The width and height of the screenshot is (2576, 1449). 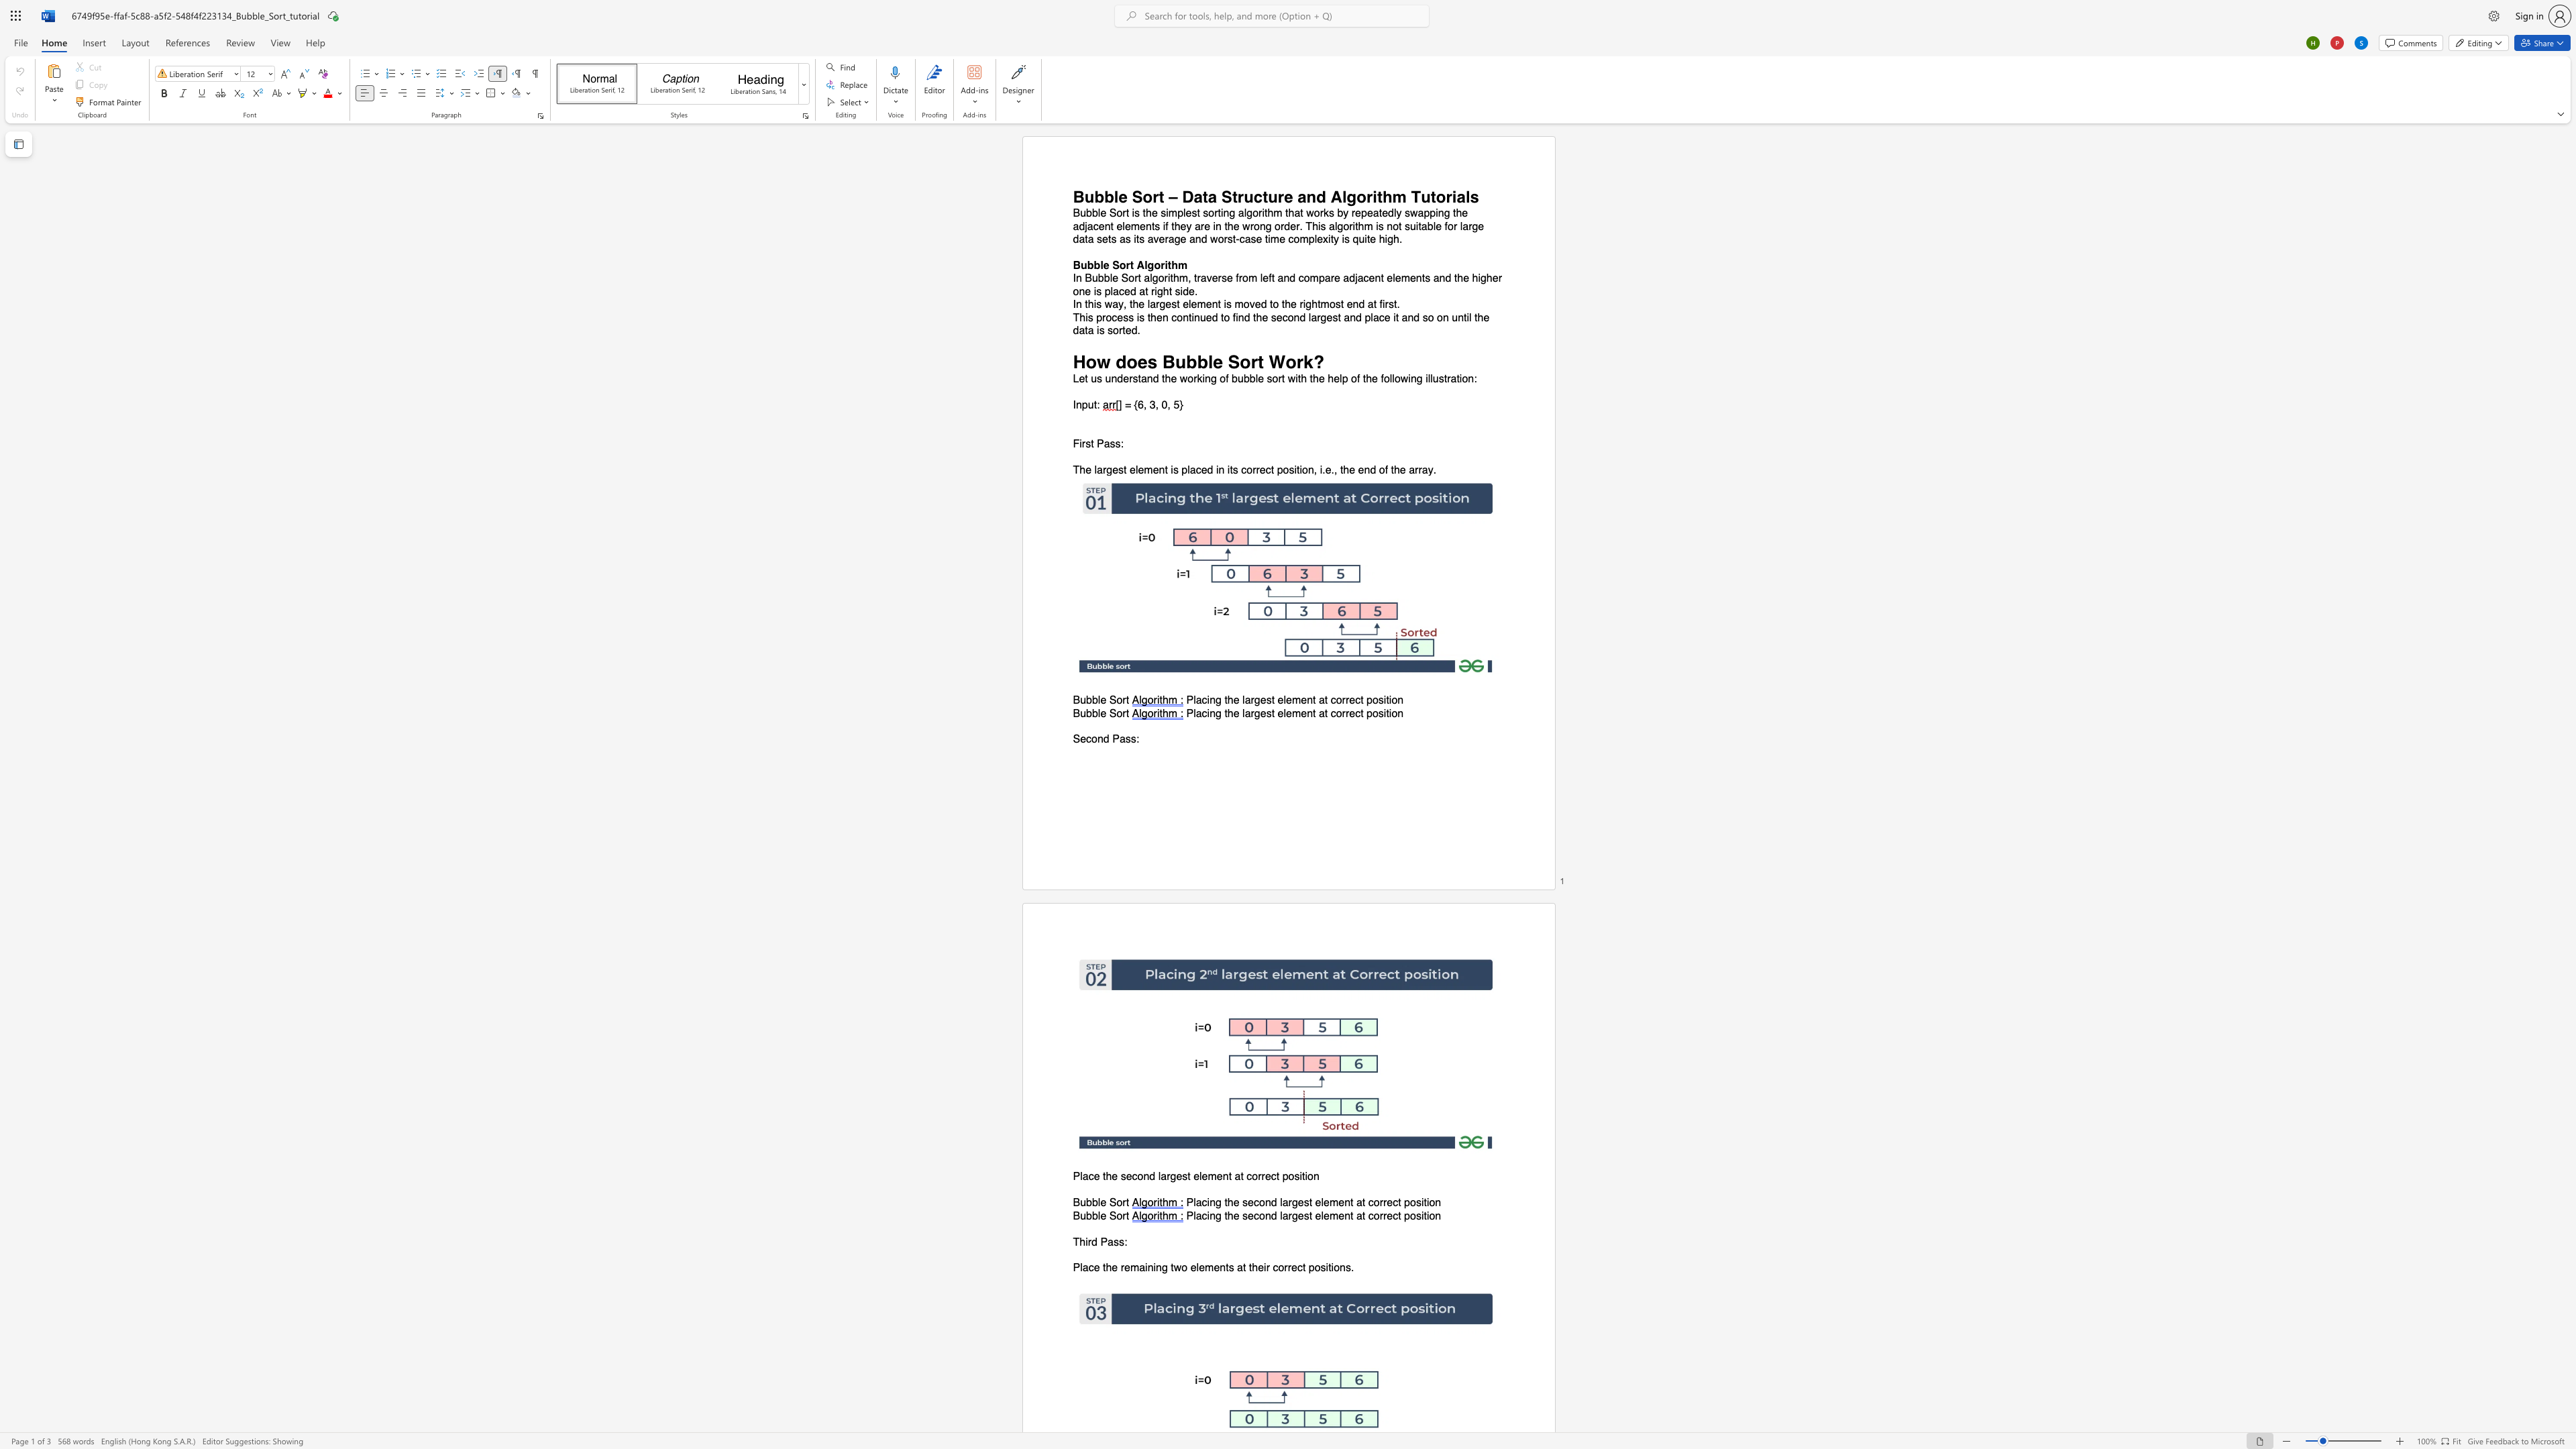 What do you see at coordinates (1122, 700) in the screenshot?
I see `the space between the continuous character "o" and "r" in the text` at bounding box center [1122, 700].